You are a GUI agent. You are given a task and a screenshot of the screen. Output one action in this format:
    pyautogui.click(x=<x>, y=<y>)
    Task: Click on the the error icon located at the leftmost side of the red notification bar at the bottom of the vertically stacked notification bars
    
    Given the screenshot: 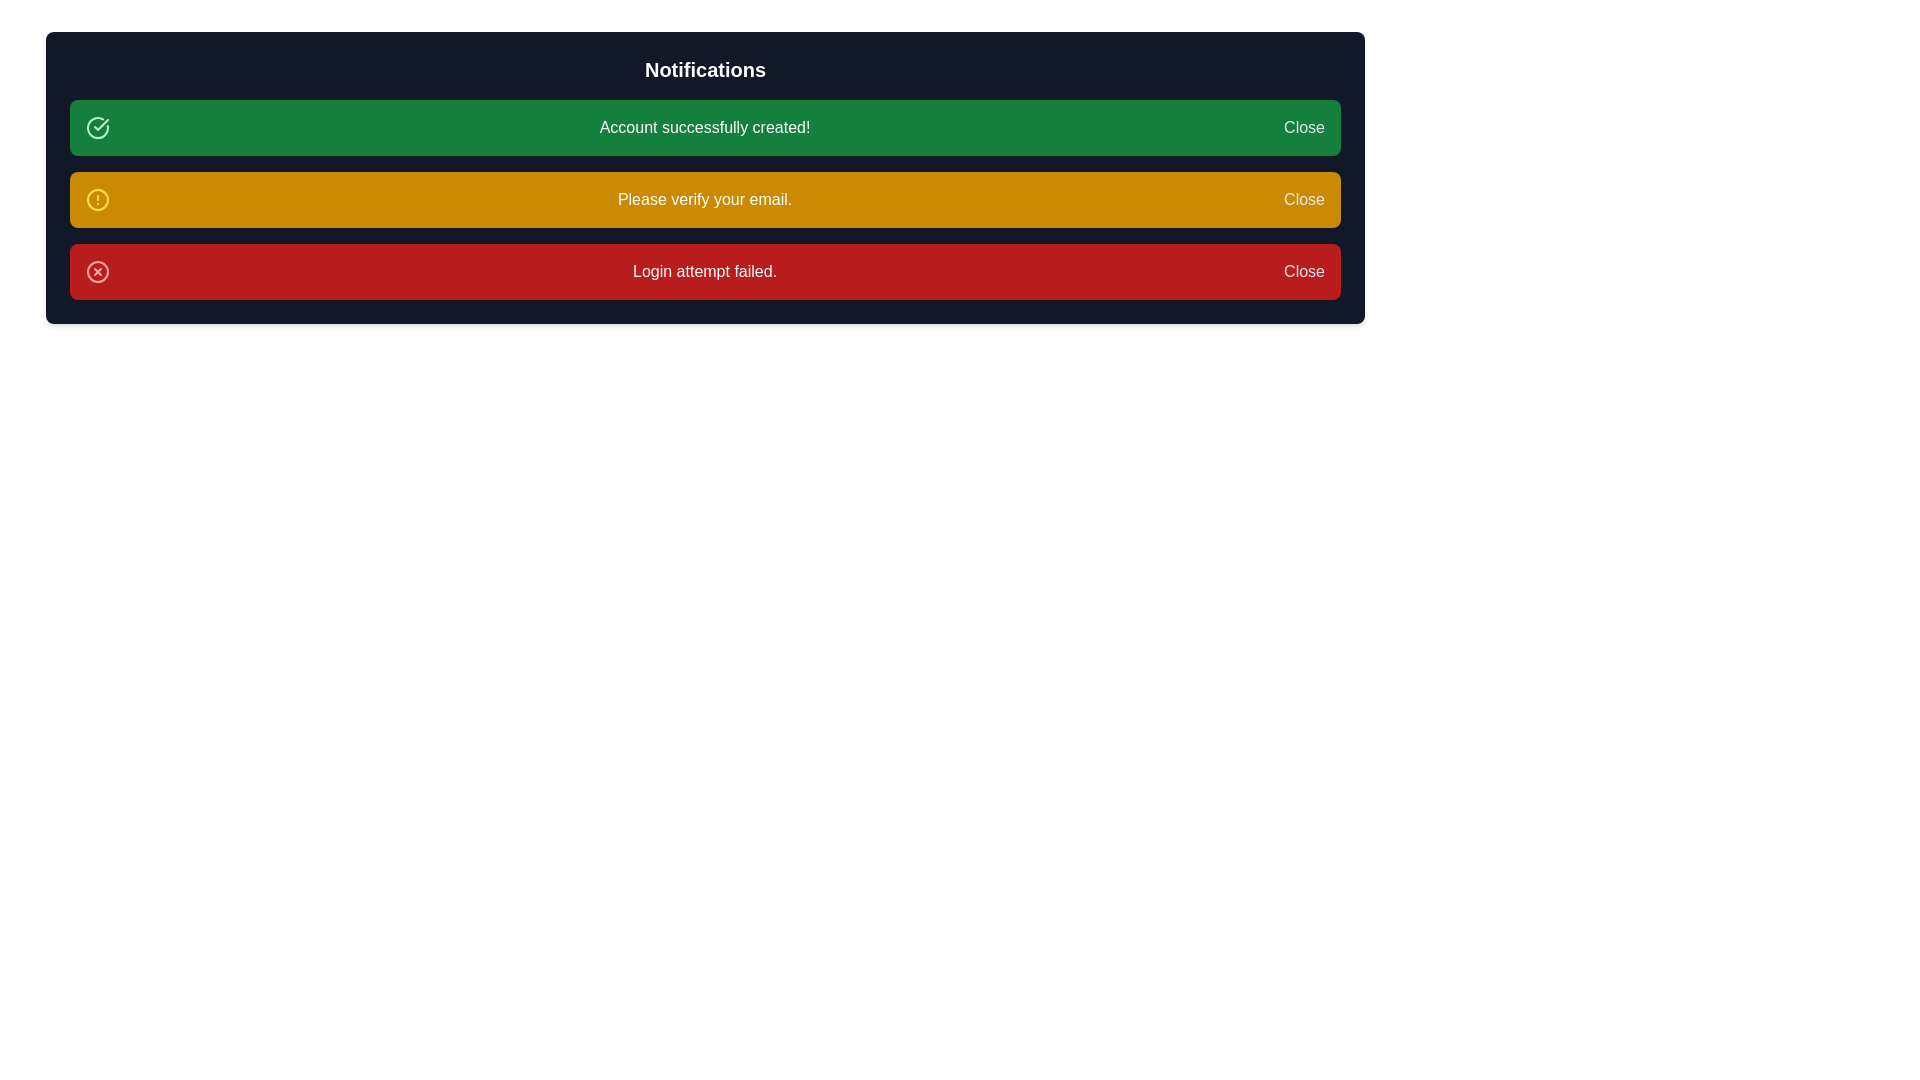 What is the action you would take?
    pyautogui.click(x=96, y=272)
    